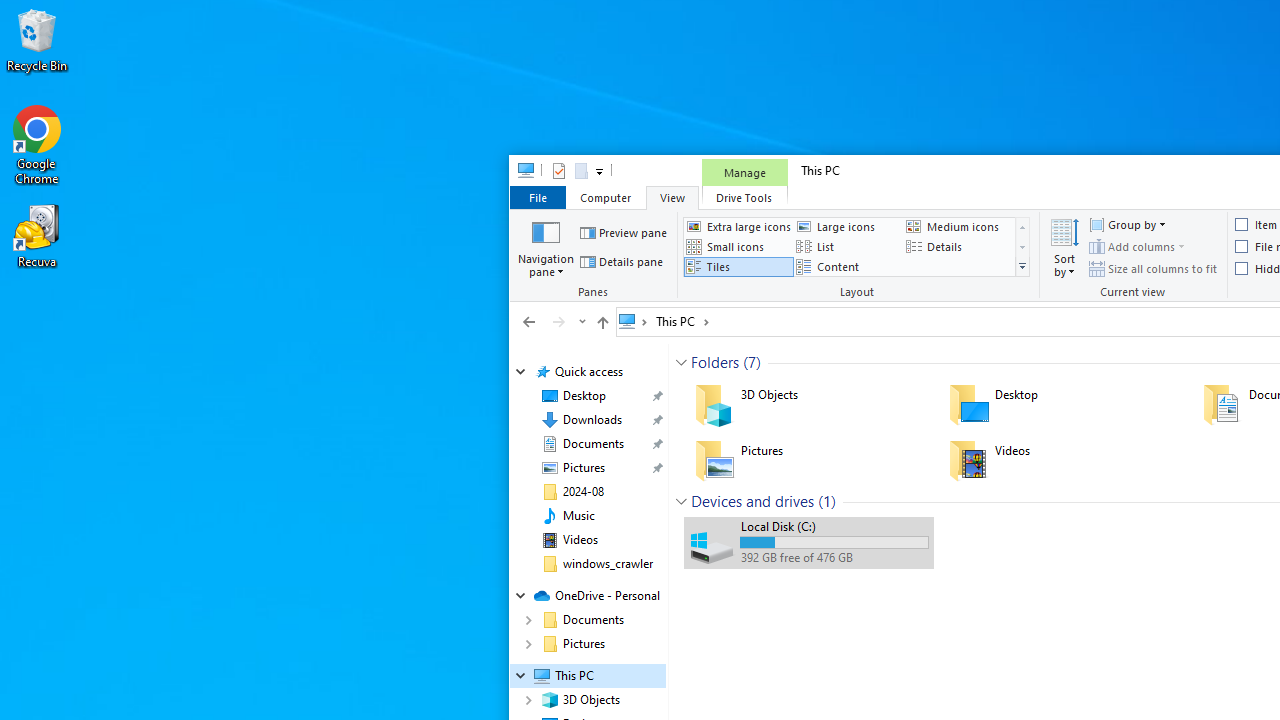  What do you see at coordinates (604, 197) in the screenshot?
I see `'Computer'` at bounding box center [604, 197].